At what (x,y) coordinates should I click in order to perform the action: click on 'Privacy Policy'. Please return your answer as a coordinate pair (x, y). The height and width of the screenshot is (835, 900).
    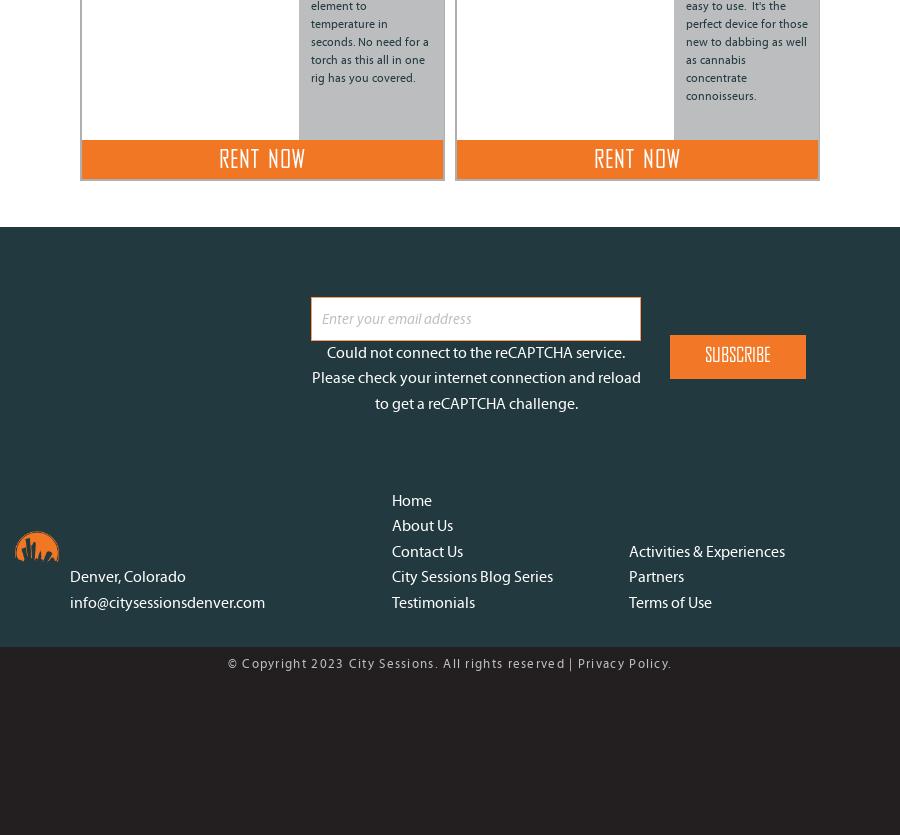
    Looking at the image, I should click on (622, 662).